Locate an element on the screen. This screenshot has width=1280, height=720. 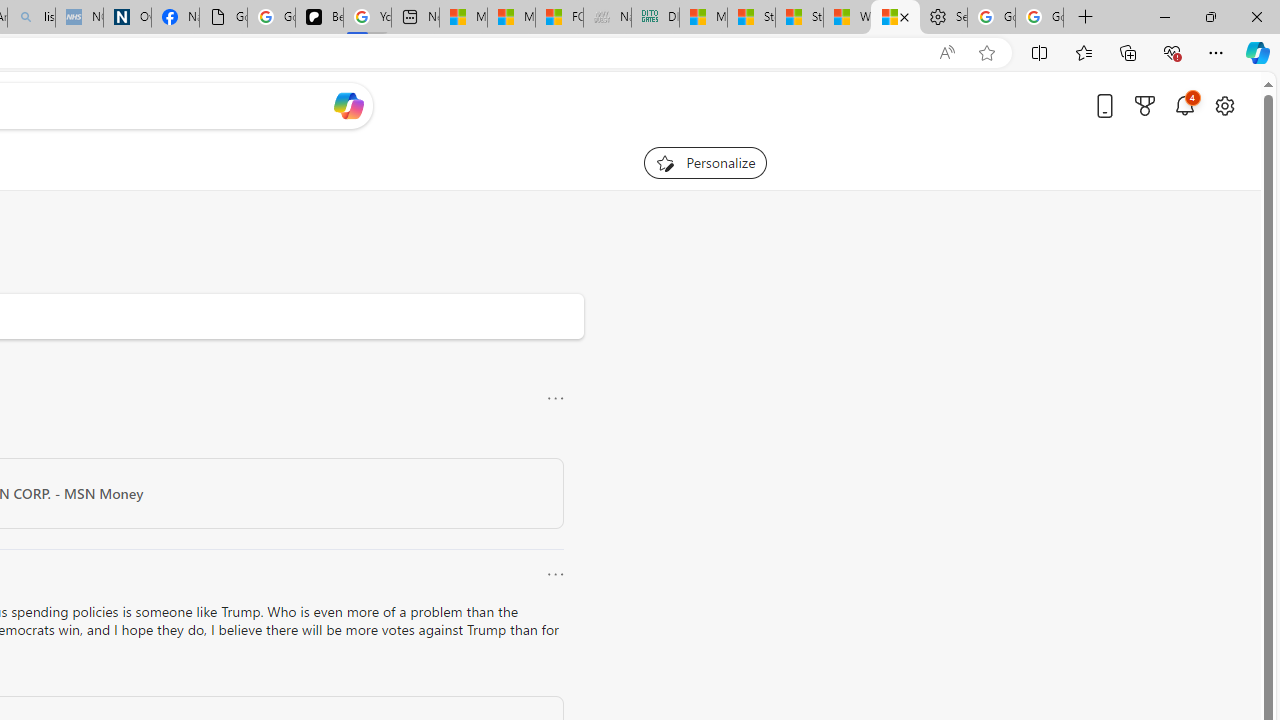
'R******* | Trusted Community Engagement and Contributions' is located at coordinates (894, 17).